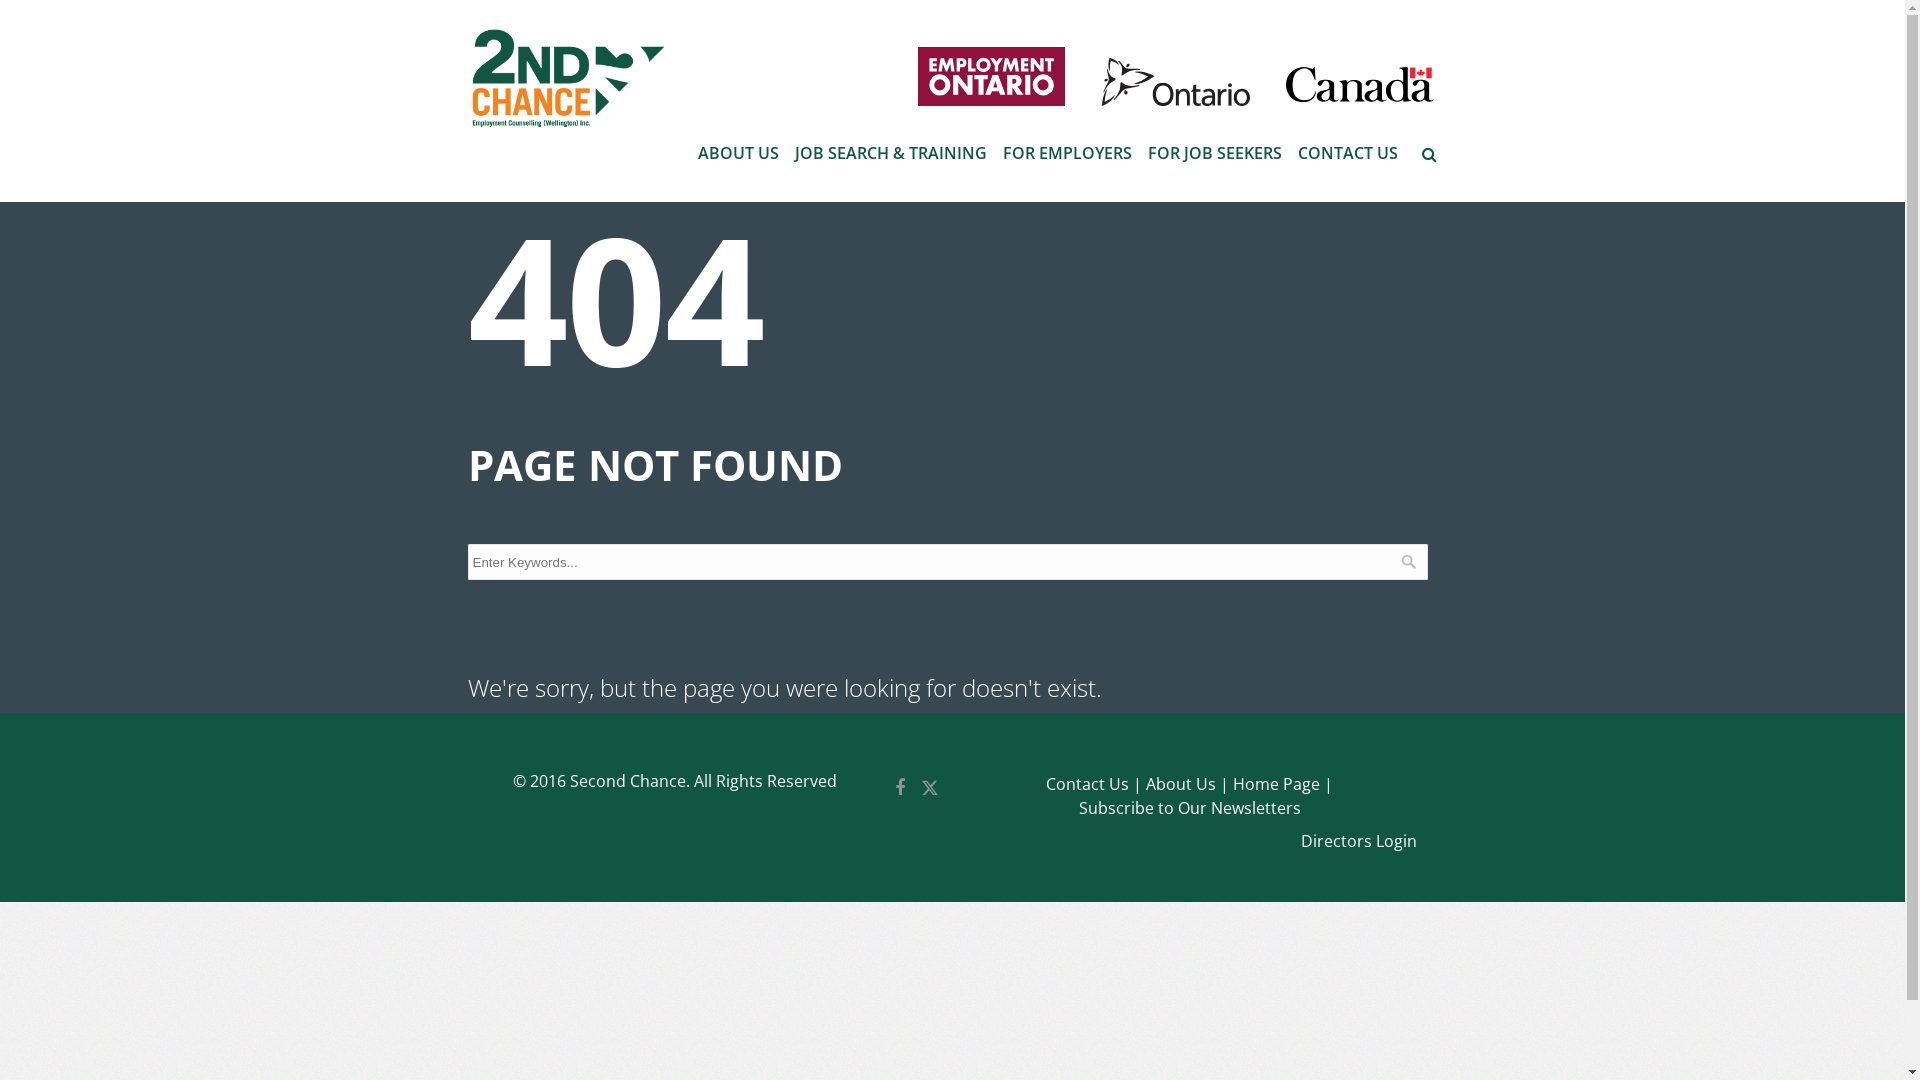 The height and width of the screenshot is (1080, 1920). What do you see at coordinates (1065, 152) in the screenshot?
I see `'FOR EMPLOYERS'` at bounding box center [1065, 152].